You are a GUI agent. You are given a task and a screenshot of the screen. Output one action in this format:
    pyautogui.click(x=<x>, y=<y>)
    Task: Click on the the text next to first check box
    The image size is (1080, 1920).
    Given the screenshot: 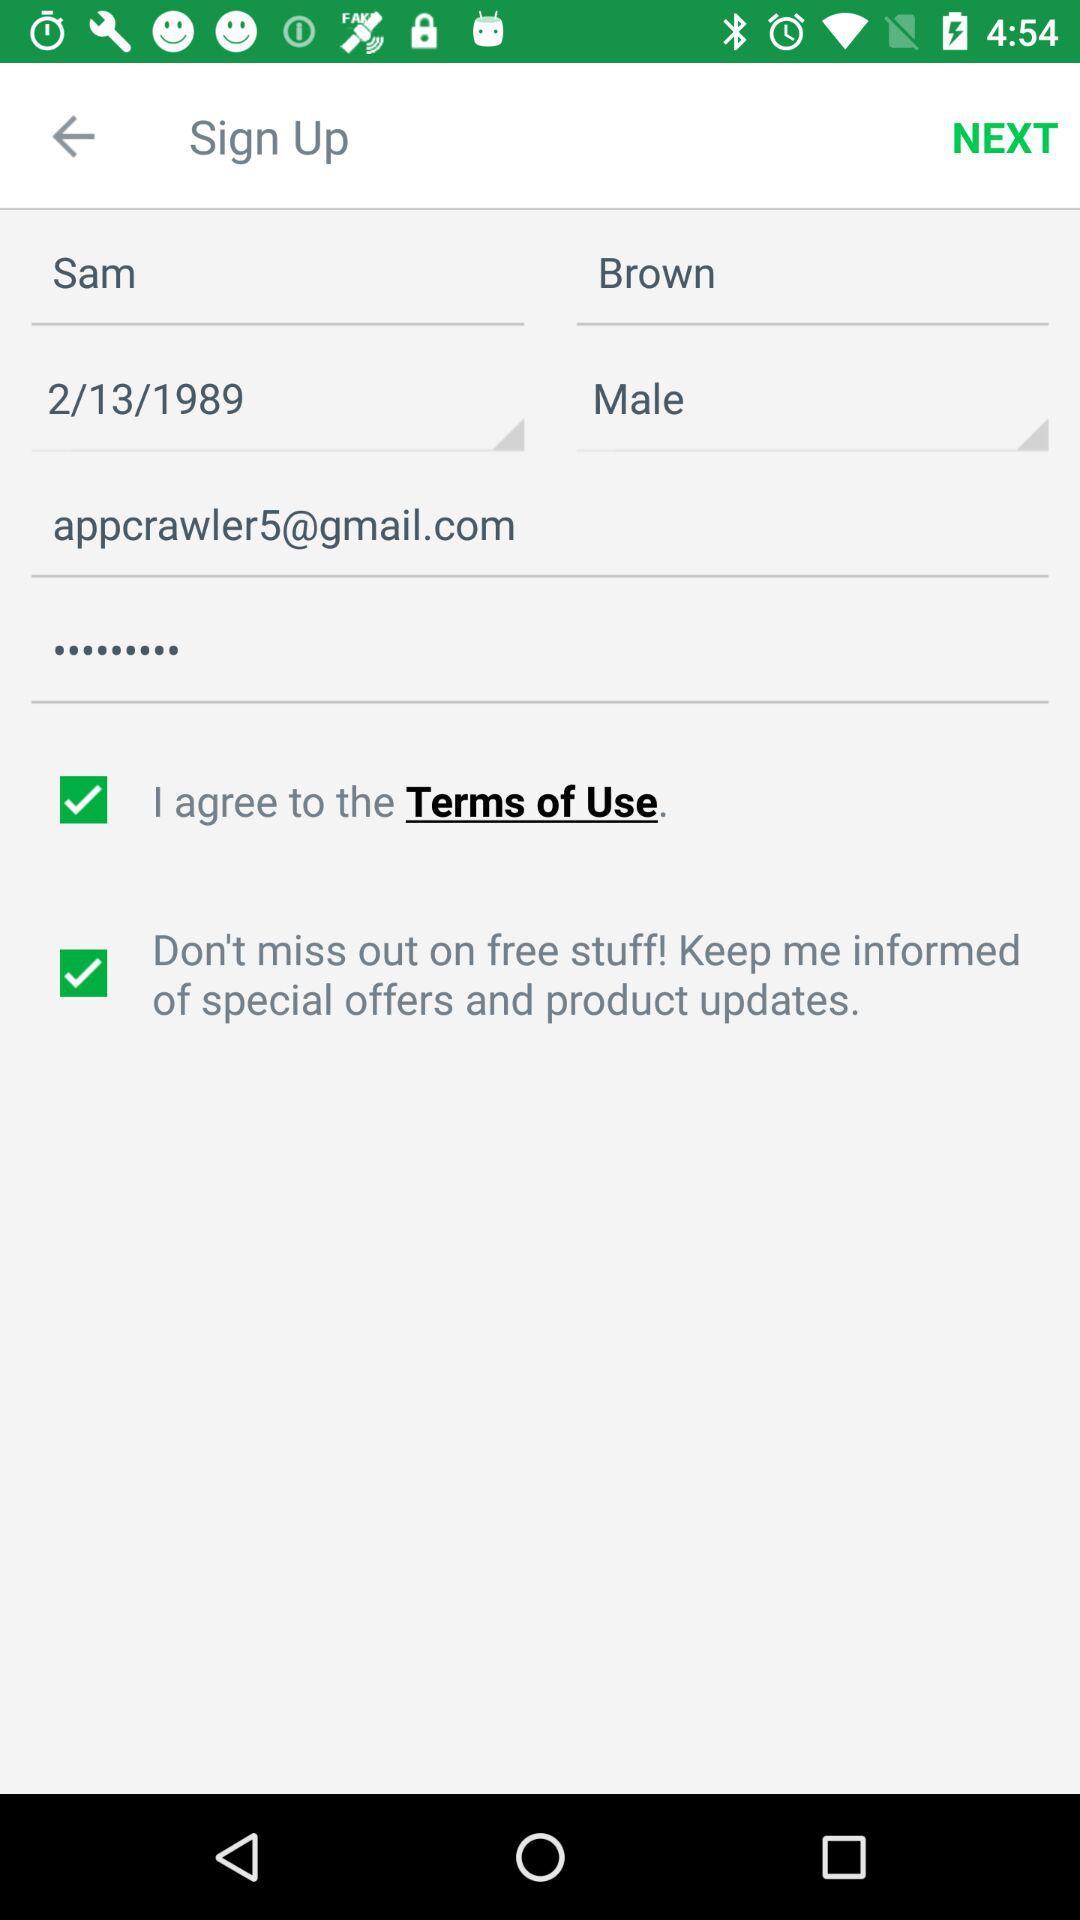 What is the action you would take?
    pyautogui.click(x=604, y=800)
    